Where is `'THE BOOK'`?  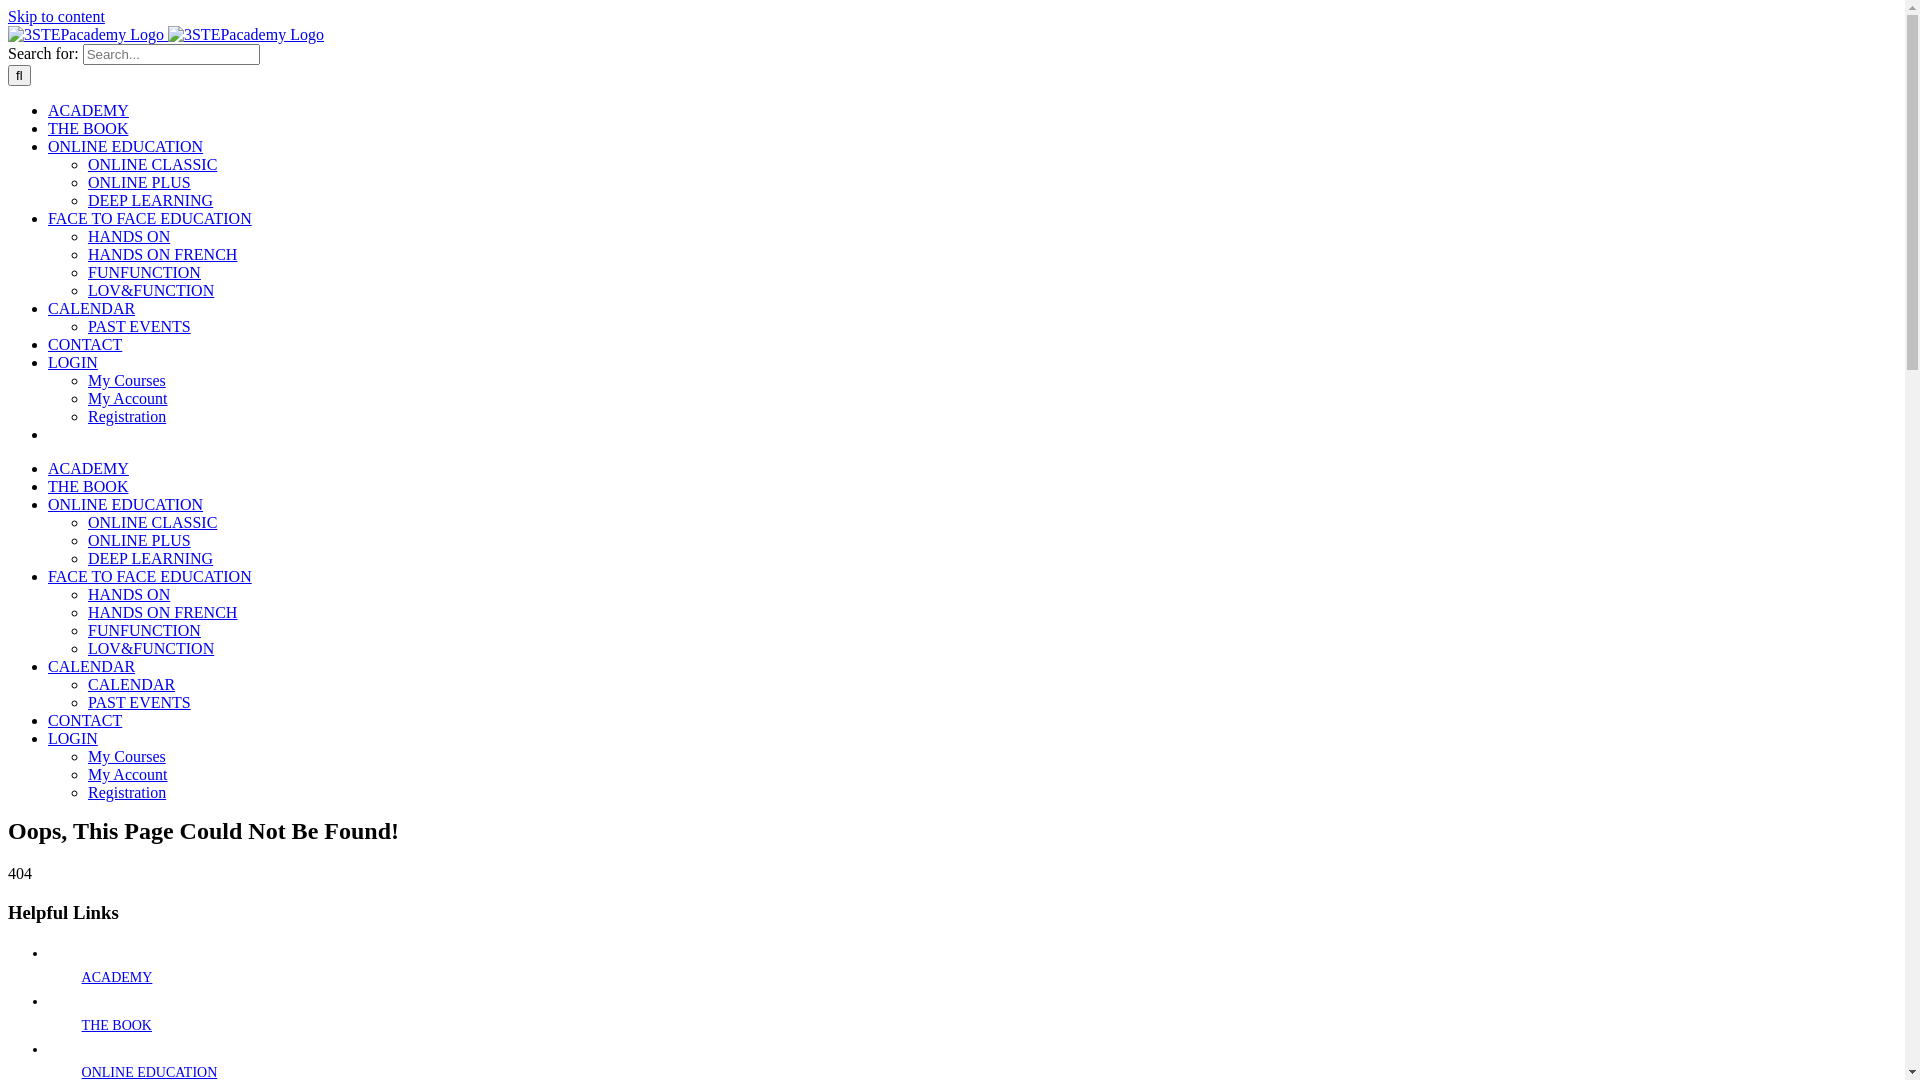
'THE BOOK' is located at coordinates (115, 1025).